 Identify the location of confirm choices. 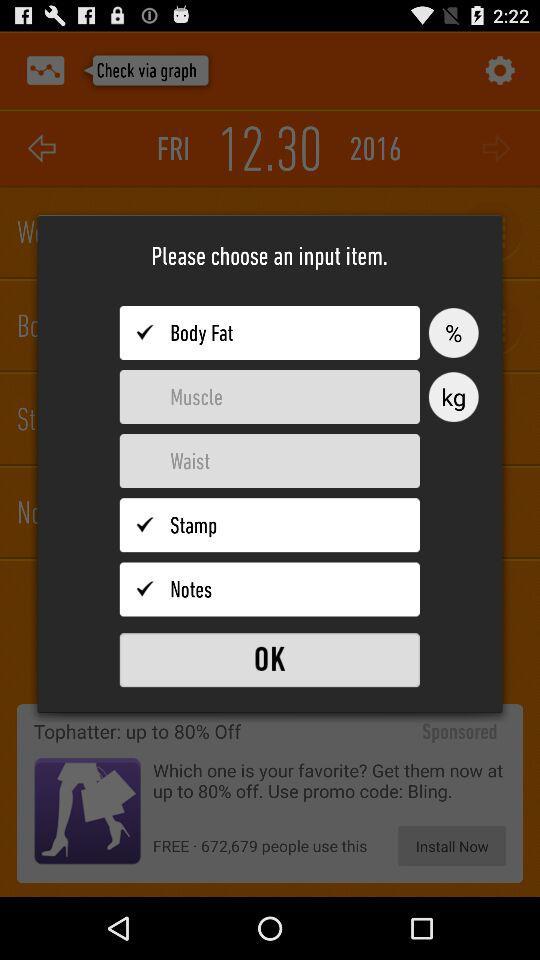
(269, 659).